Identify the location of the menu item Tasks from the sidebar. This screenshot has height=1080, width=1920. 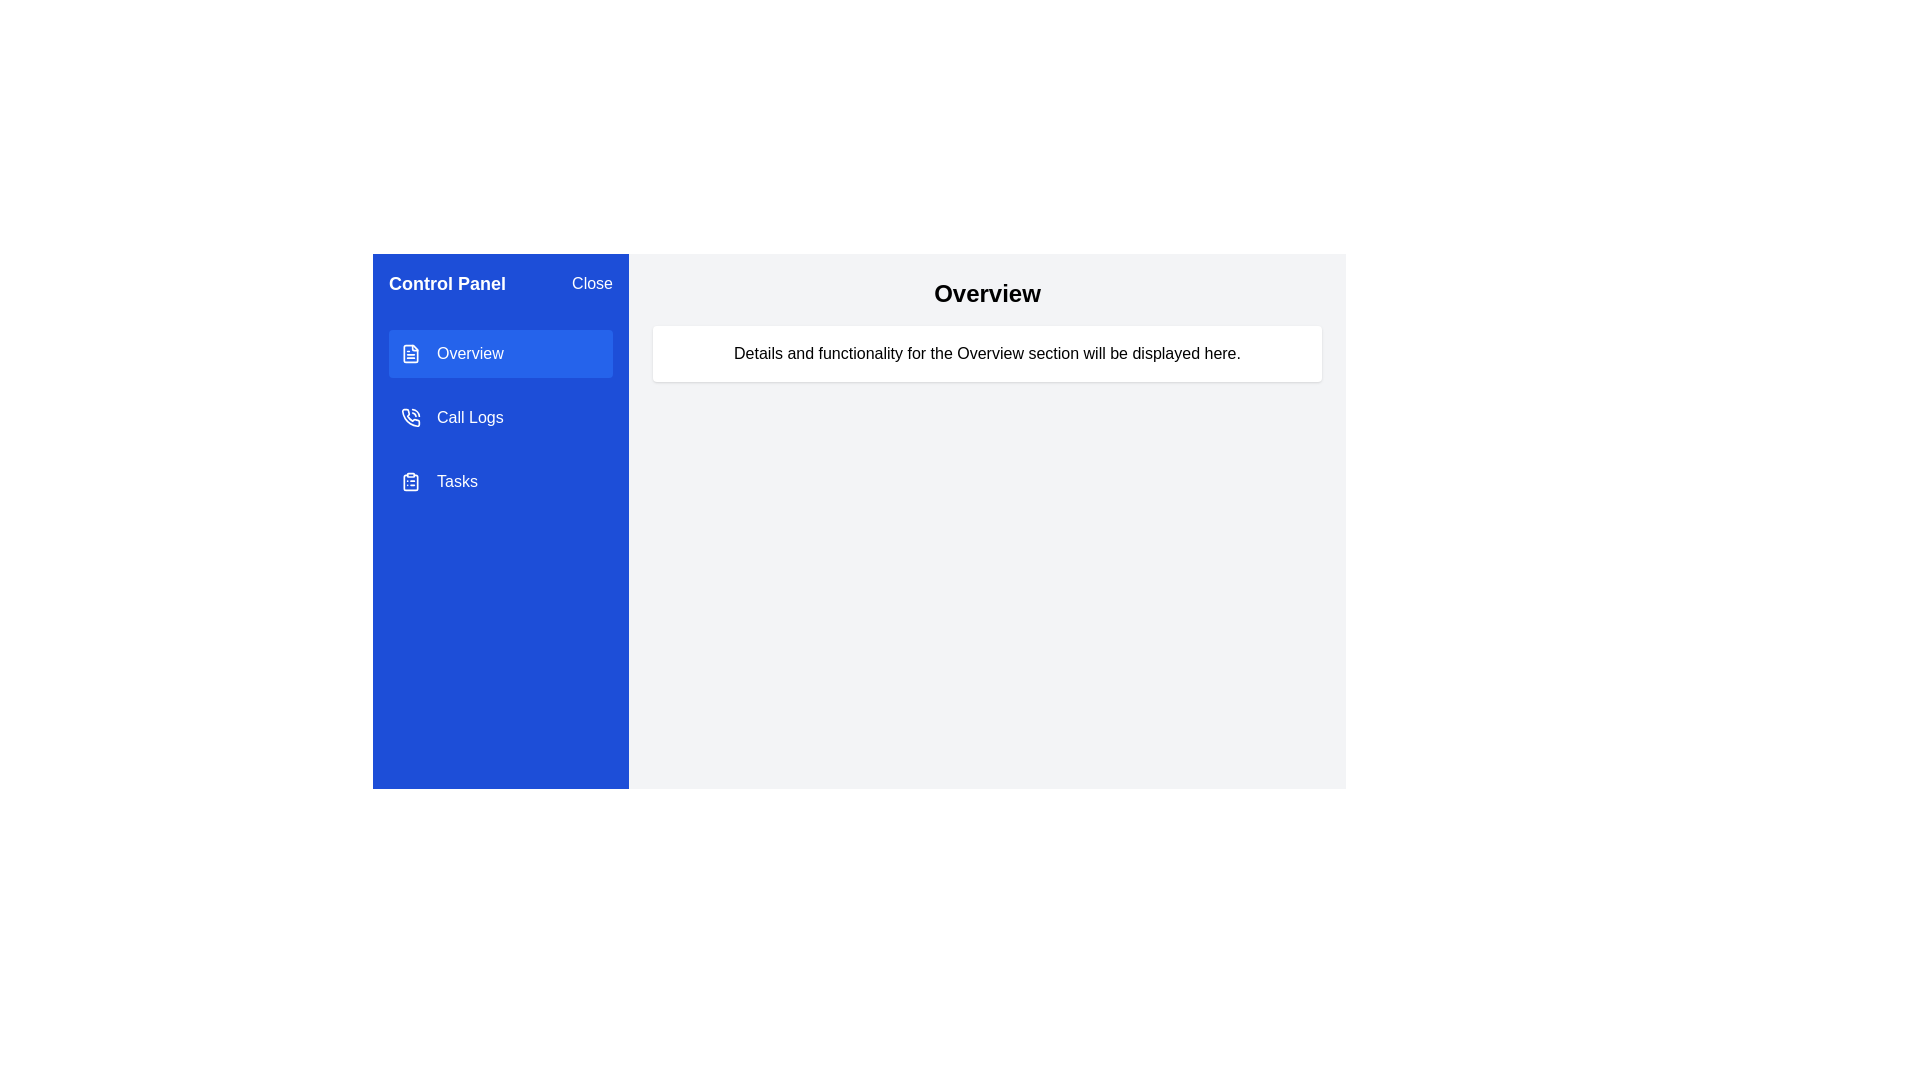
(500, 482).